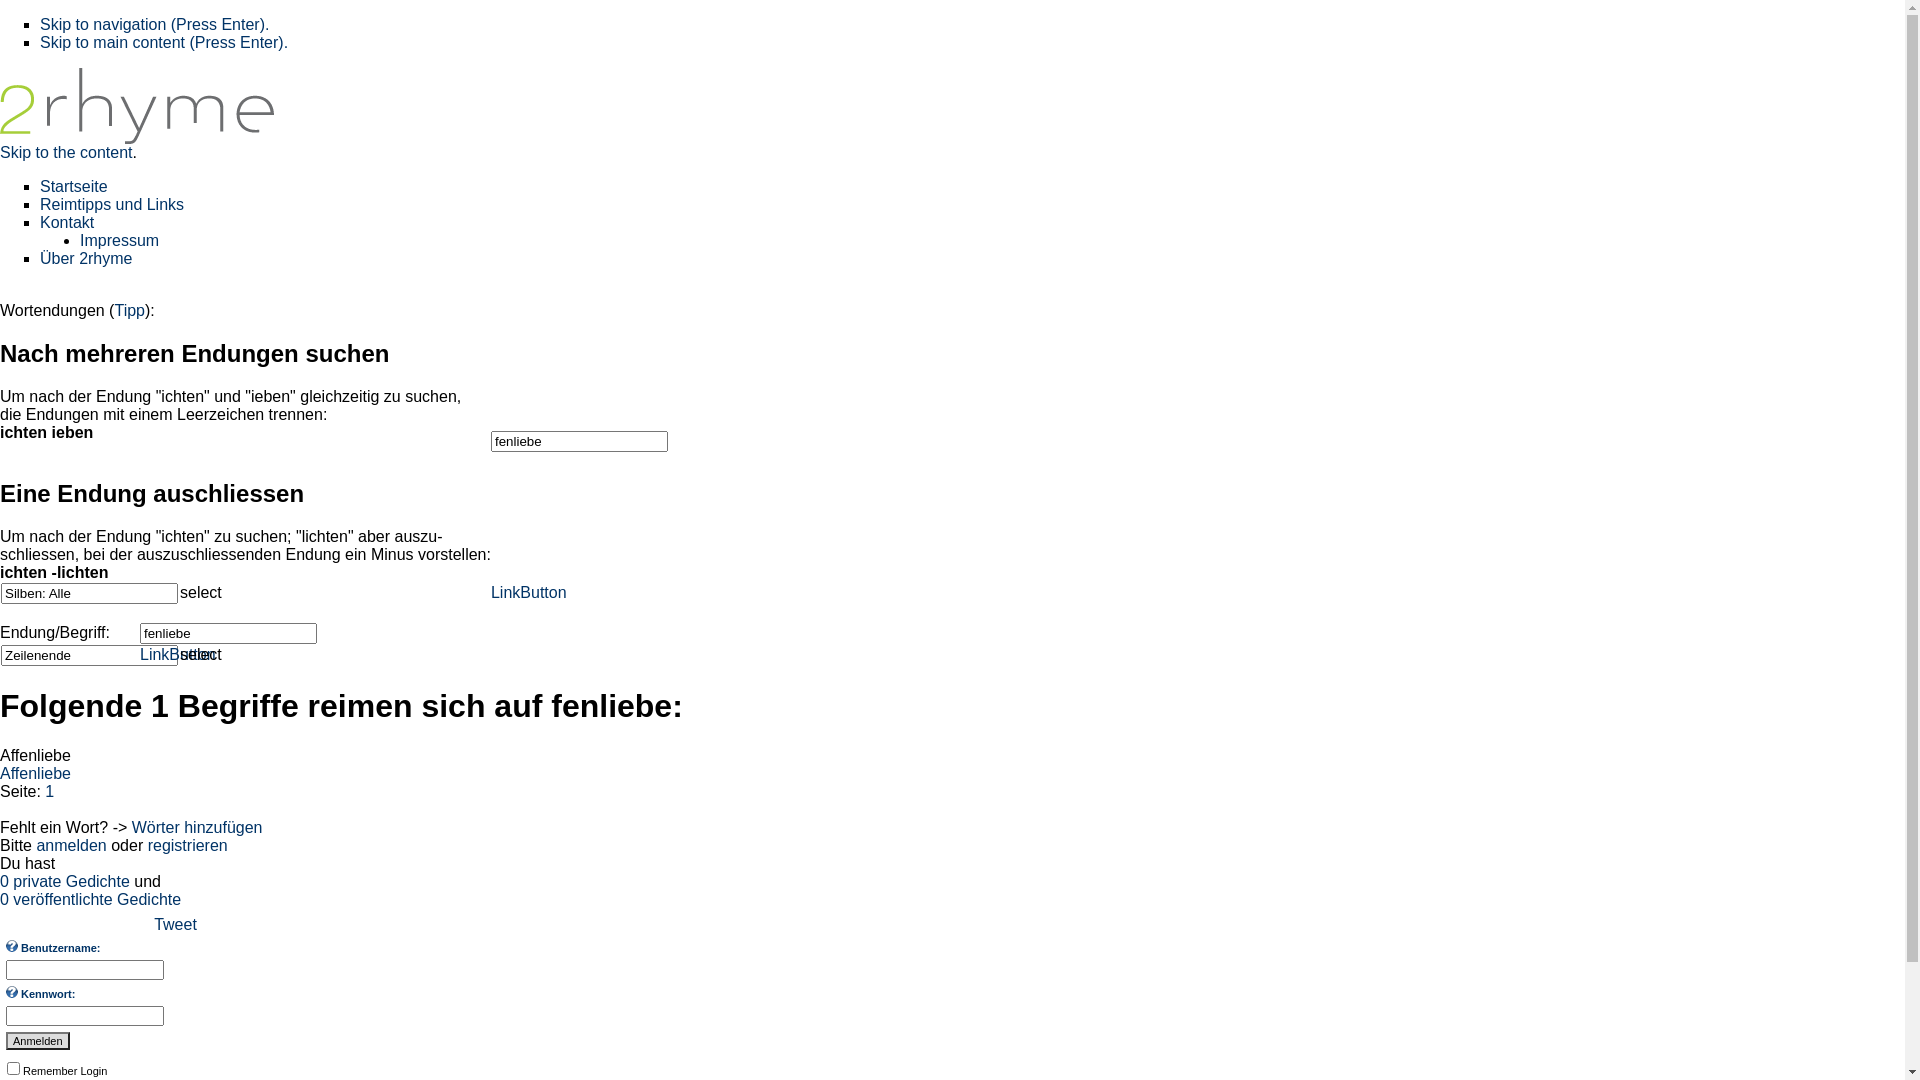 The width and height of the screenshot is (1920, 1080). What do you see at coordinates (0, 151) in the screenshot?
I see `'Skip to the content'` at bounding box center [0, 151].